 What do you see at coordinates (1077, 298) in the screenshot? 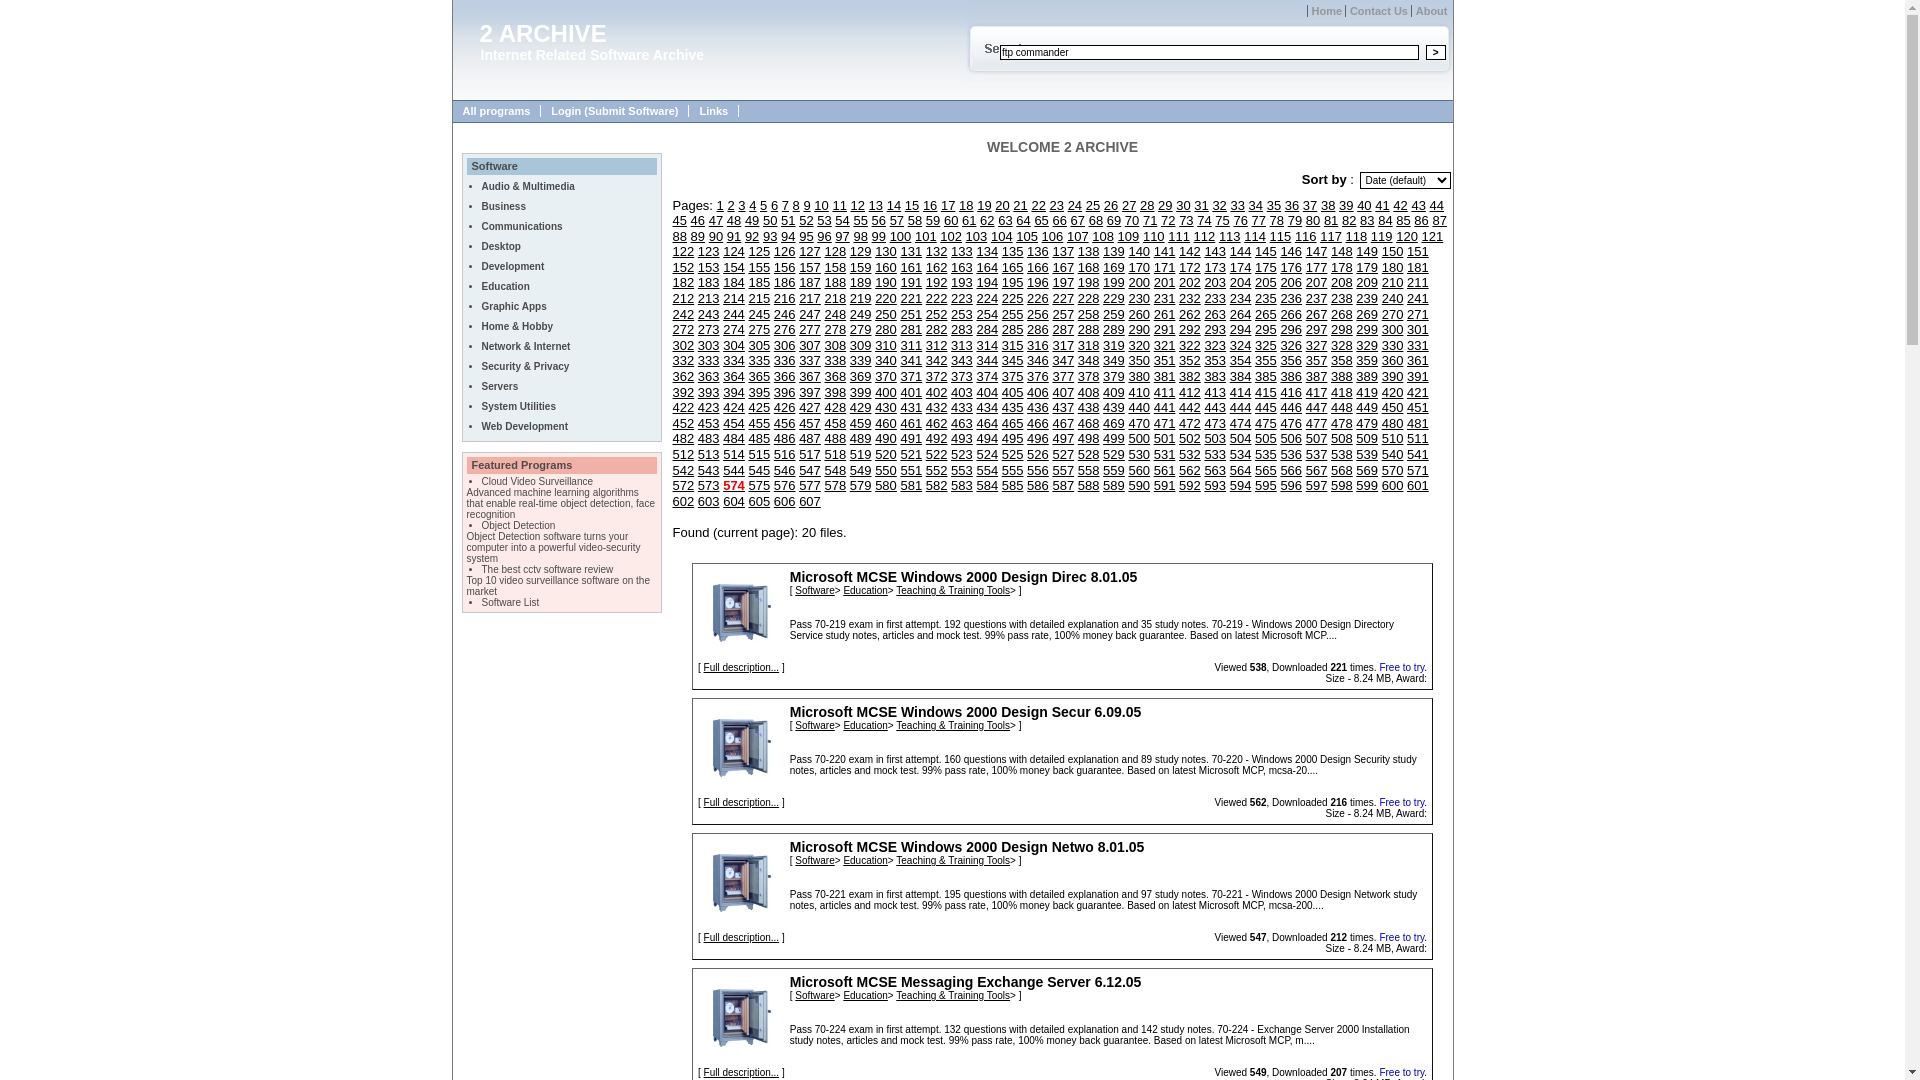
I see `'228'` at bounding box center [1077, 298].